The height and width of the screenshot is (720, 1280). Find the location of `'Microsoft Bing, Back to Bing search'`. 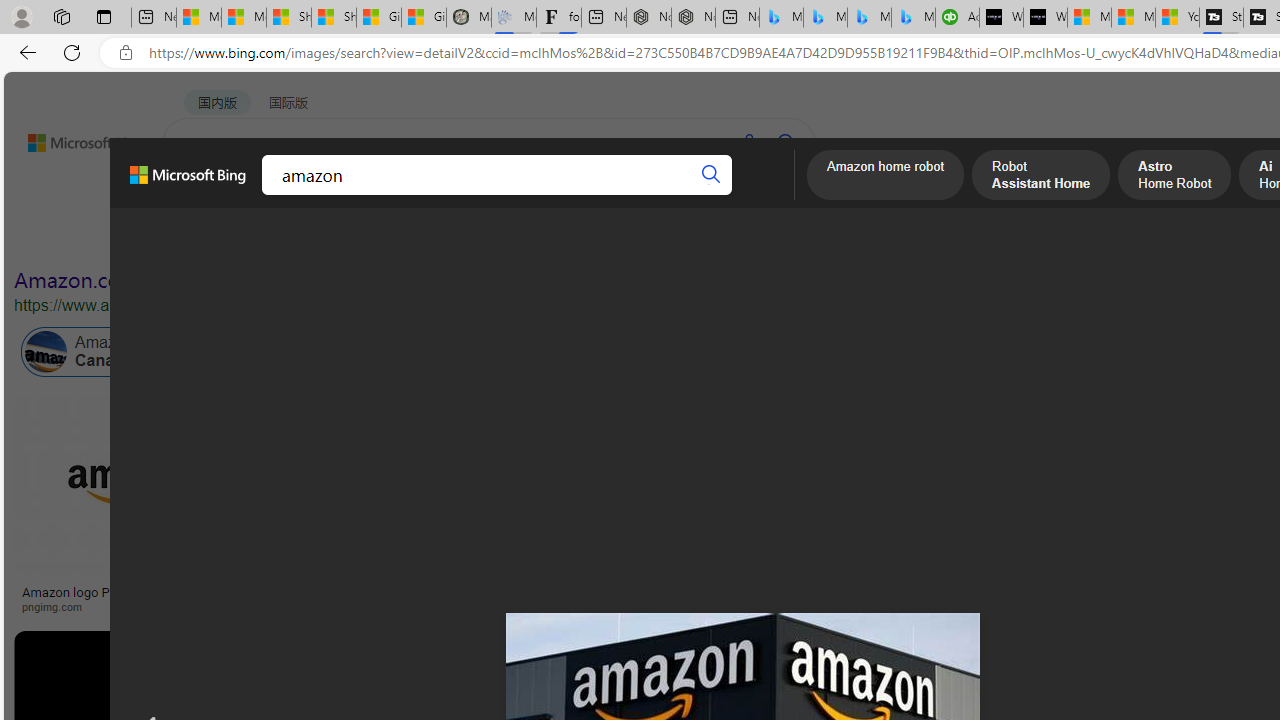

'Microsoft Bing, Back to Bing search' is located at coordinates (188, 183).